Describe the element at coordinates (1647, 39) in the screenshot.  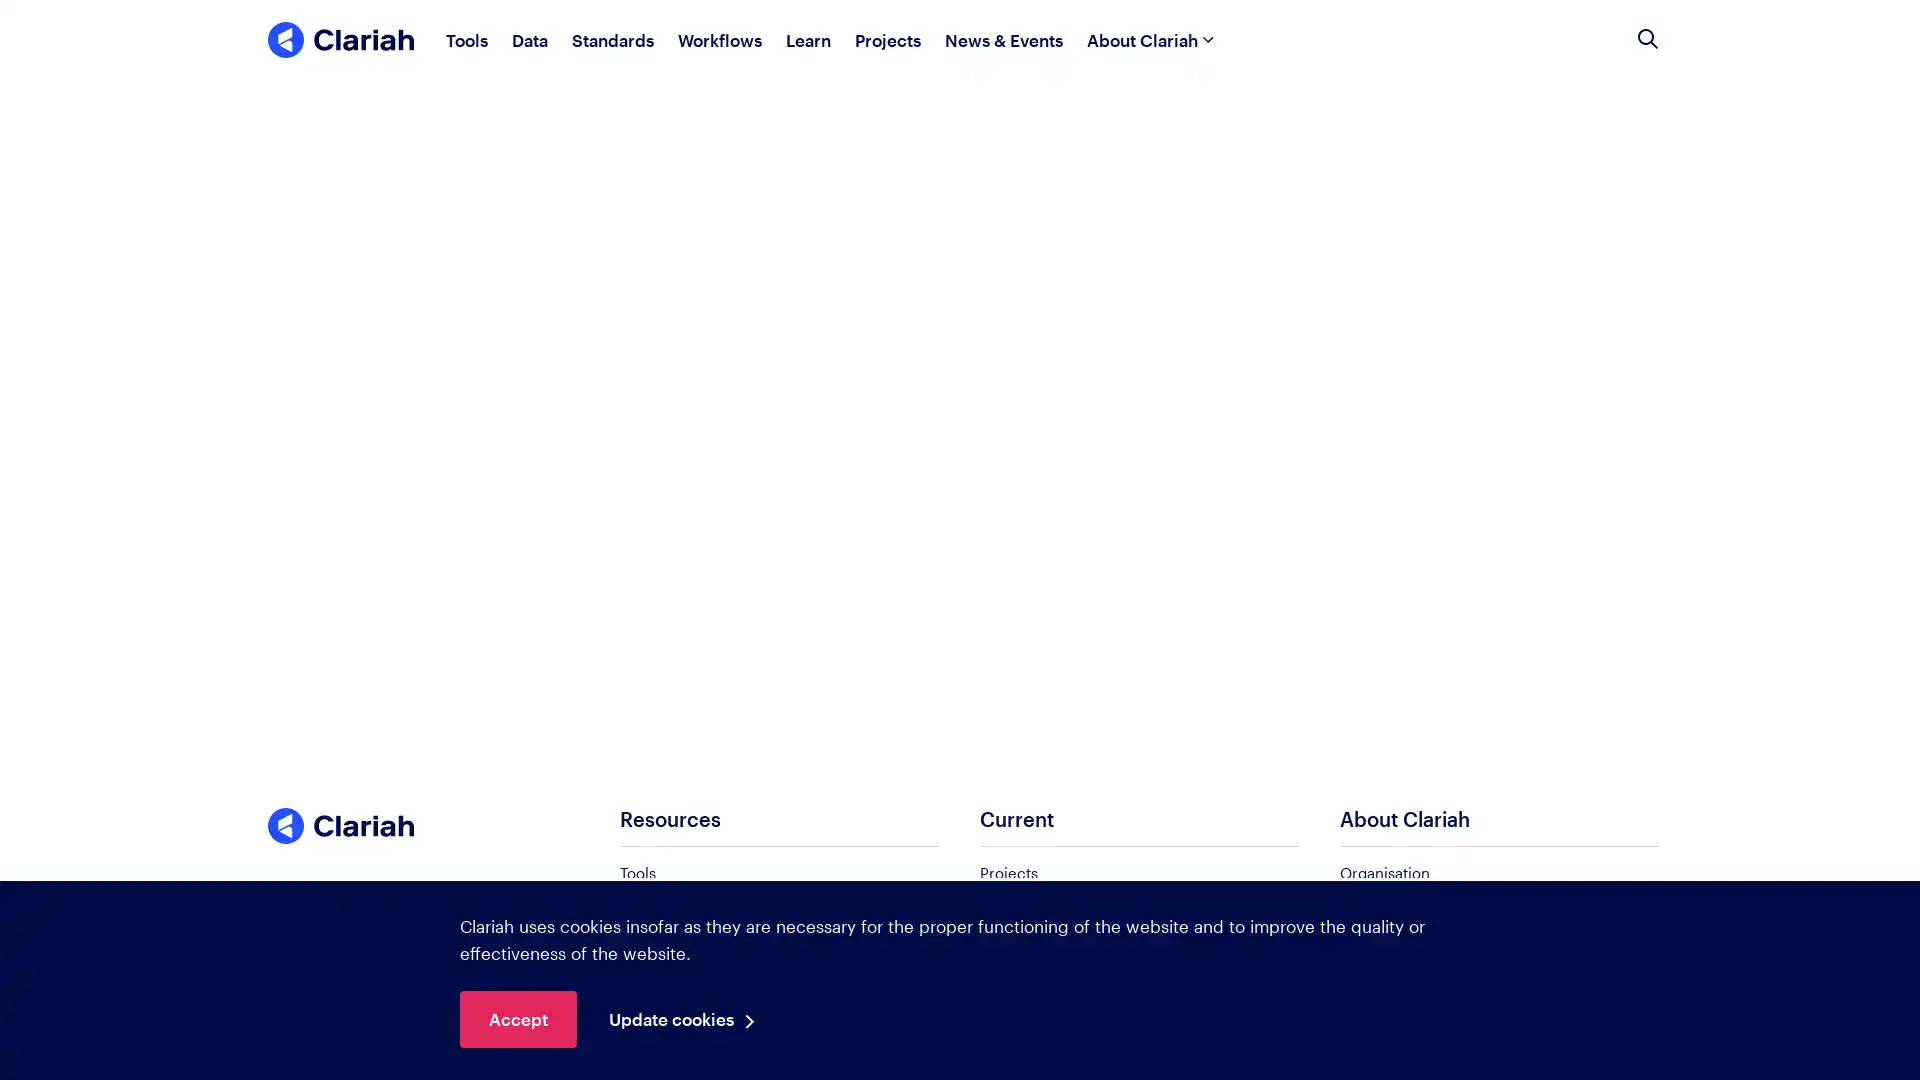
I see `Open searchbar` at that location.